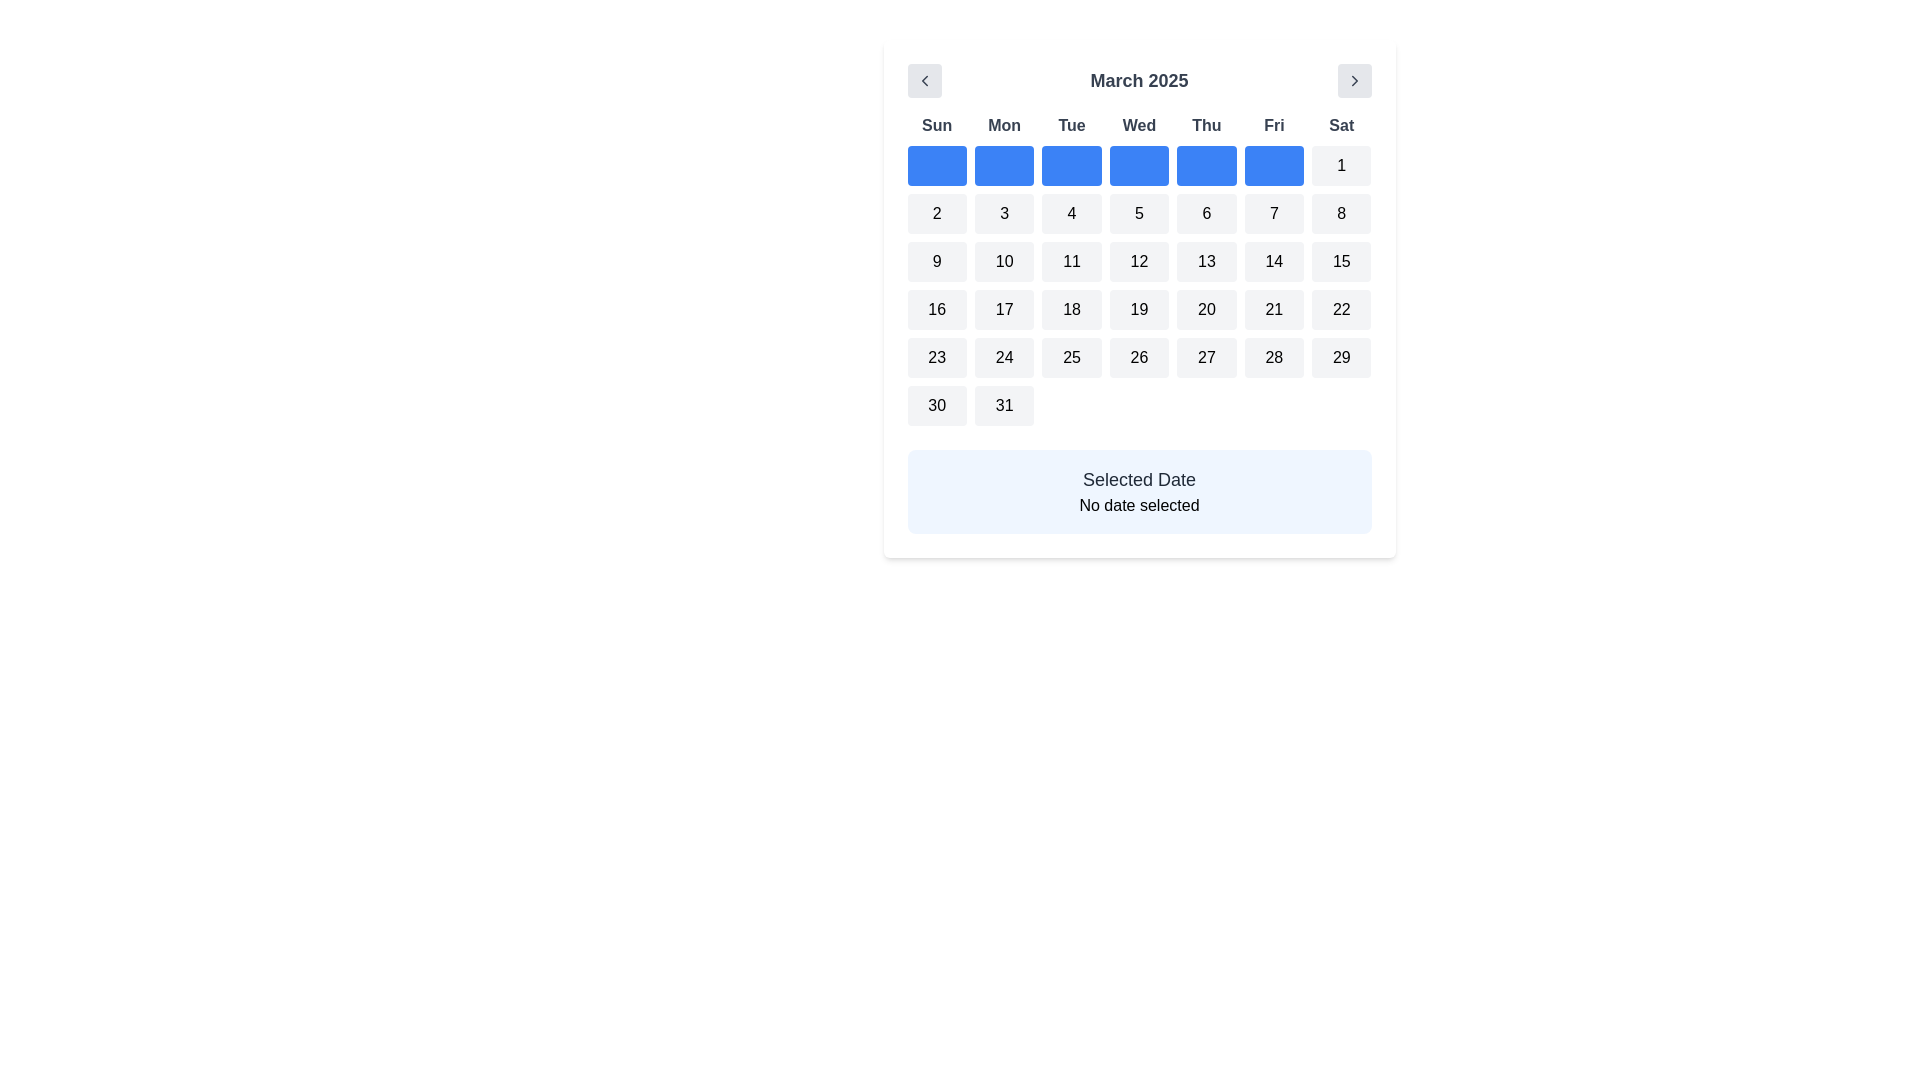 The height and width of the screenshot is (1080, 1920). What do you see at coordinates (1354, 80) in the screenshot?
I see `the right-pointing chevron icon within the button located at the top-right corner of the calendar interface` at bounding box center [1354, 80].